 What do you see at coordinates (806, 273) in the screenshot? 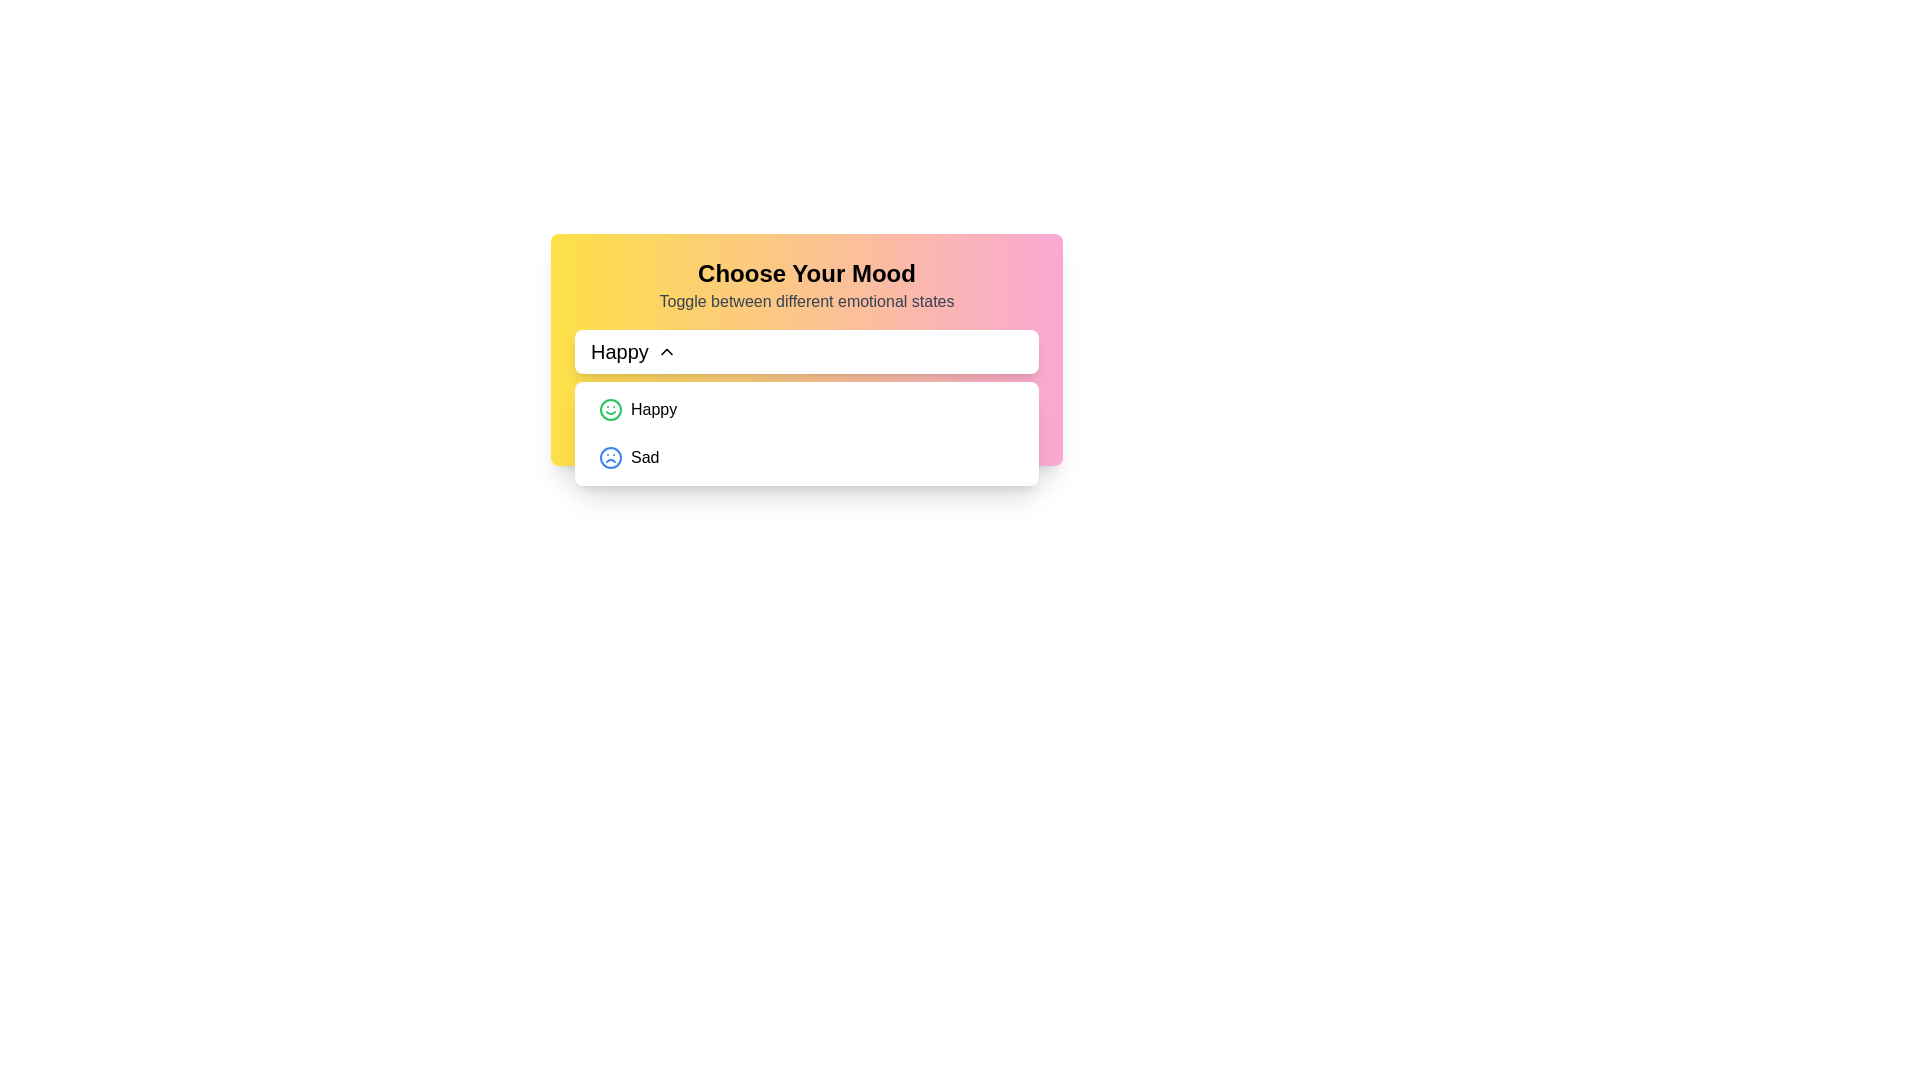
I see `the Header text element displaying 'Choose Your Mood', which is prominently bold and centered within a vibrant gradient background` at bounding box center [806, 273].